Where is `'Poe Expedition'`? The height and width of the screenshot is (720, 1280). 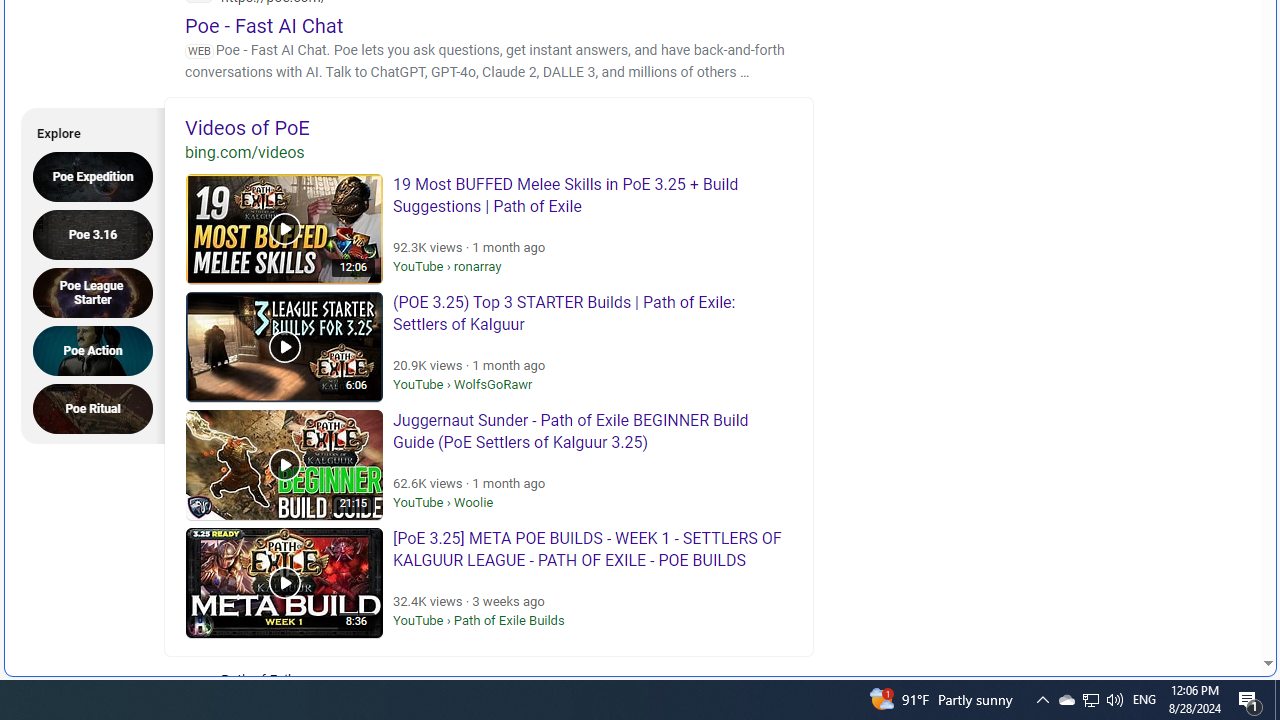 'Poe Expedition' is located at coordinates (98, 175).